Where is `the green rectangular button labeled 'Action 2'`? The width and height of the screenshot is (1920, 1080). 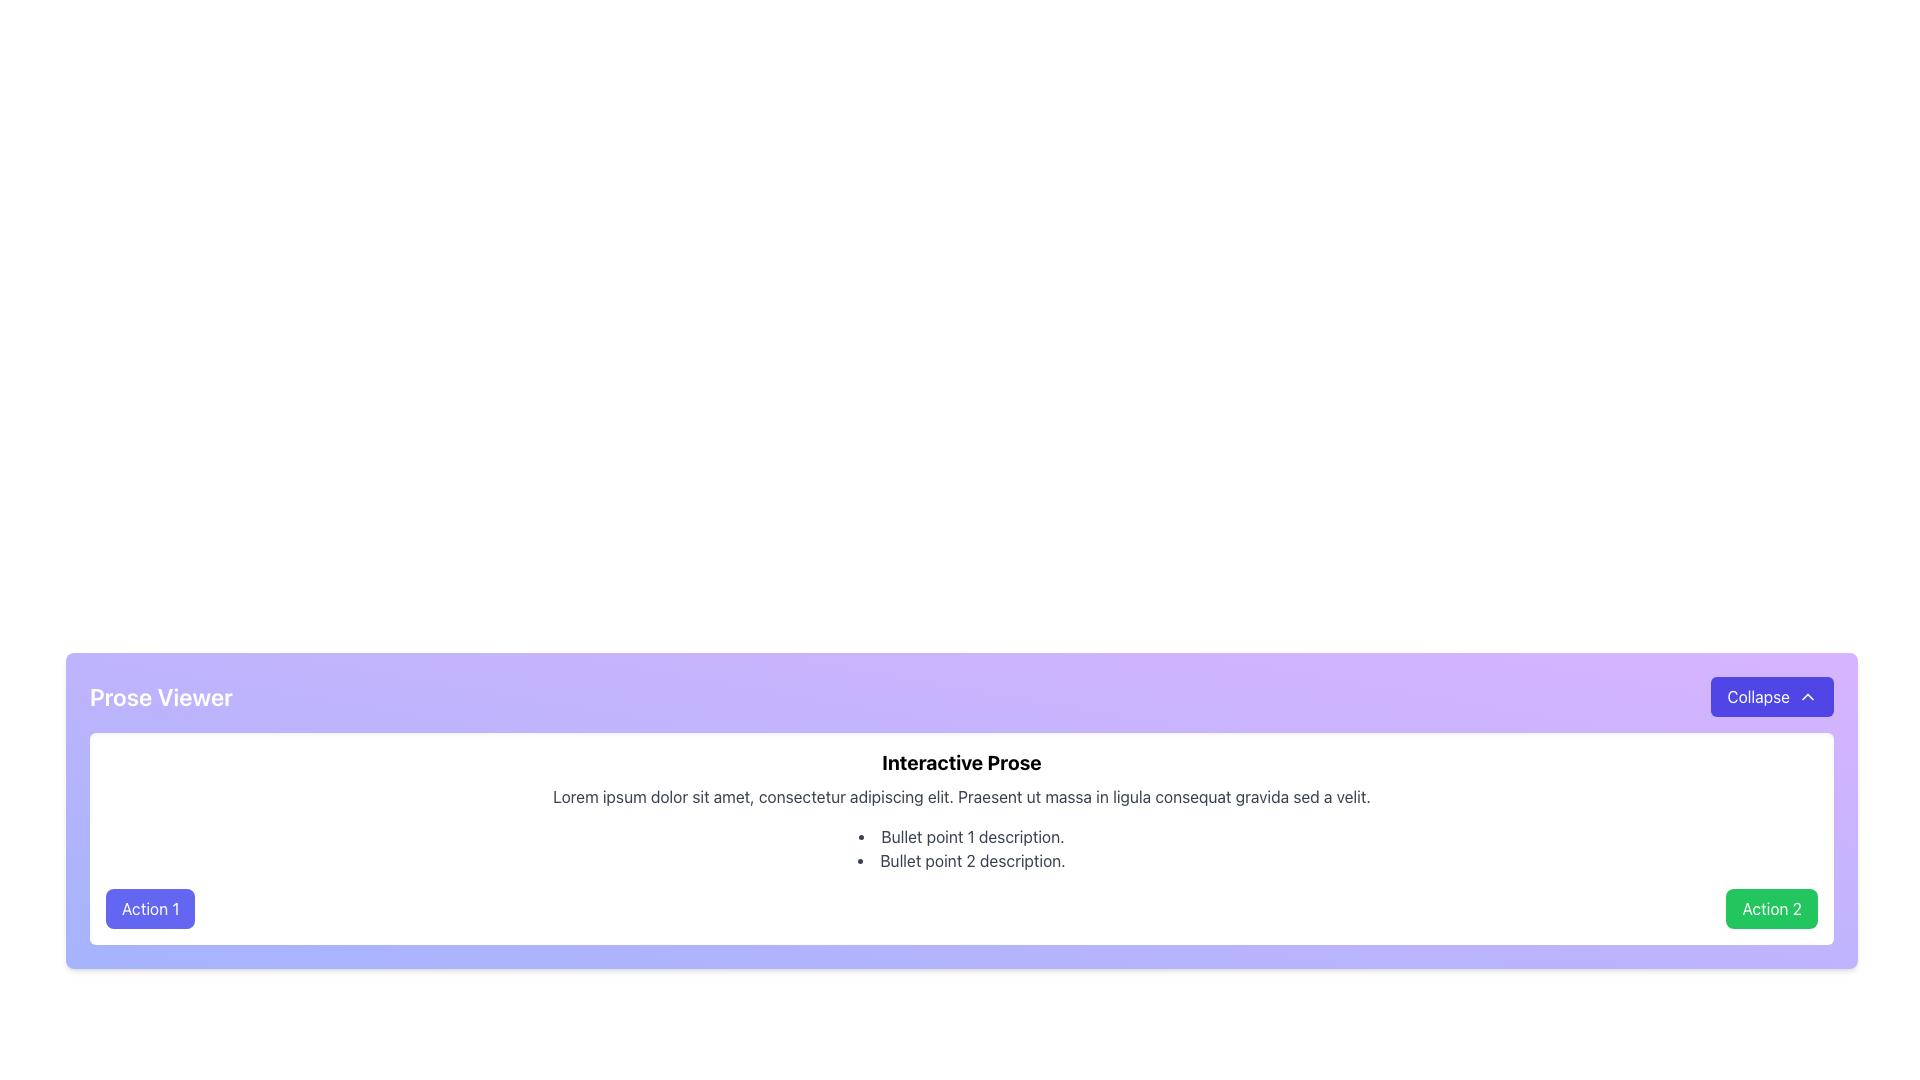
the green rectangular button labeled 'Action 2' is located at coordinates (1772, 909).